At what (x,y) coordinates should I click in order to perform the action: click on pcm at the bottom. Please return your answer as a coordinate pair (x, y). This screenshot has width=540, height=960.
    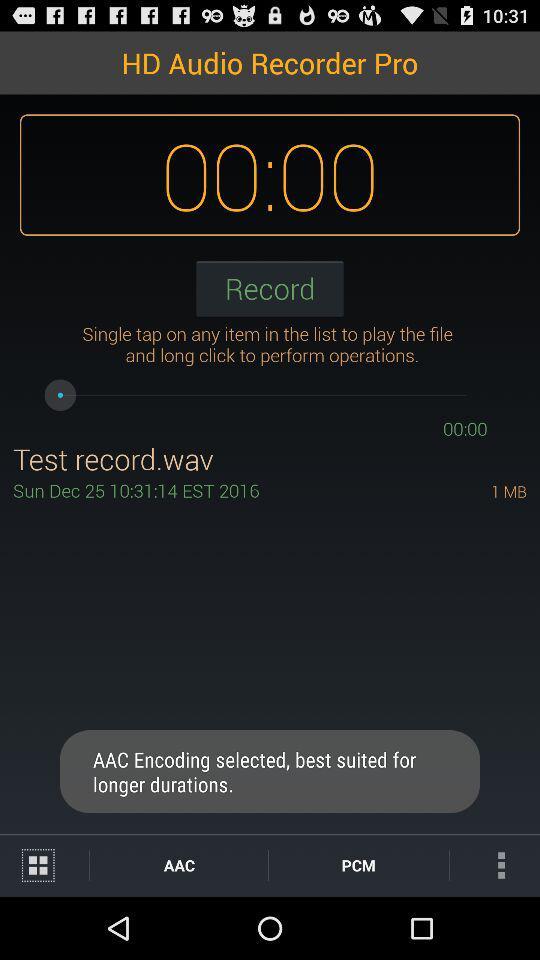
    Looking at the image, I should click on (357, 864).